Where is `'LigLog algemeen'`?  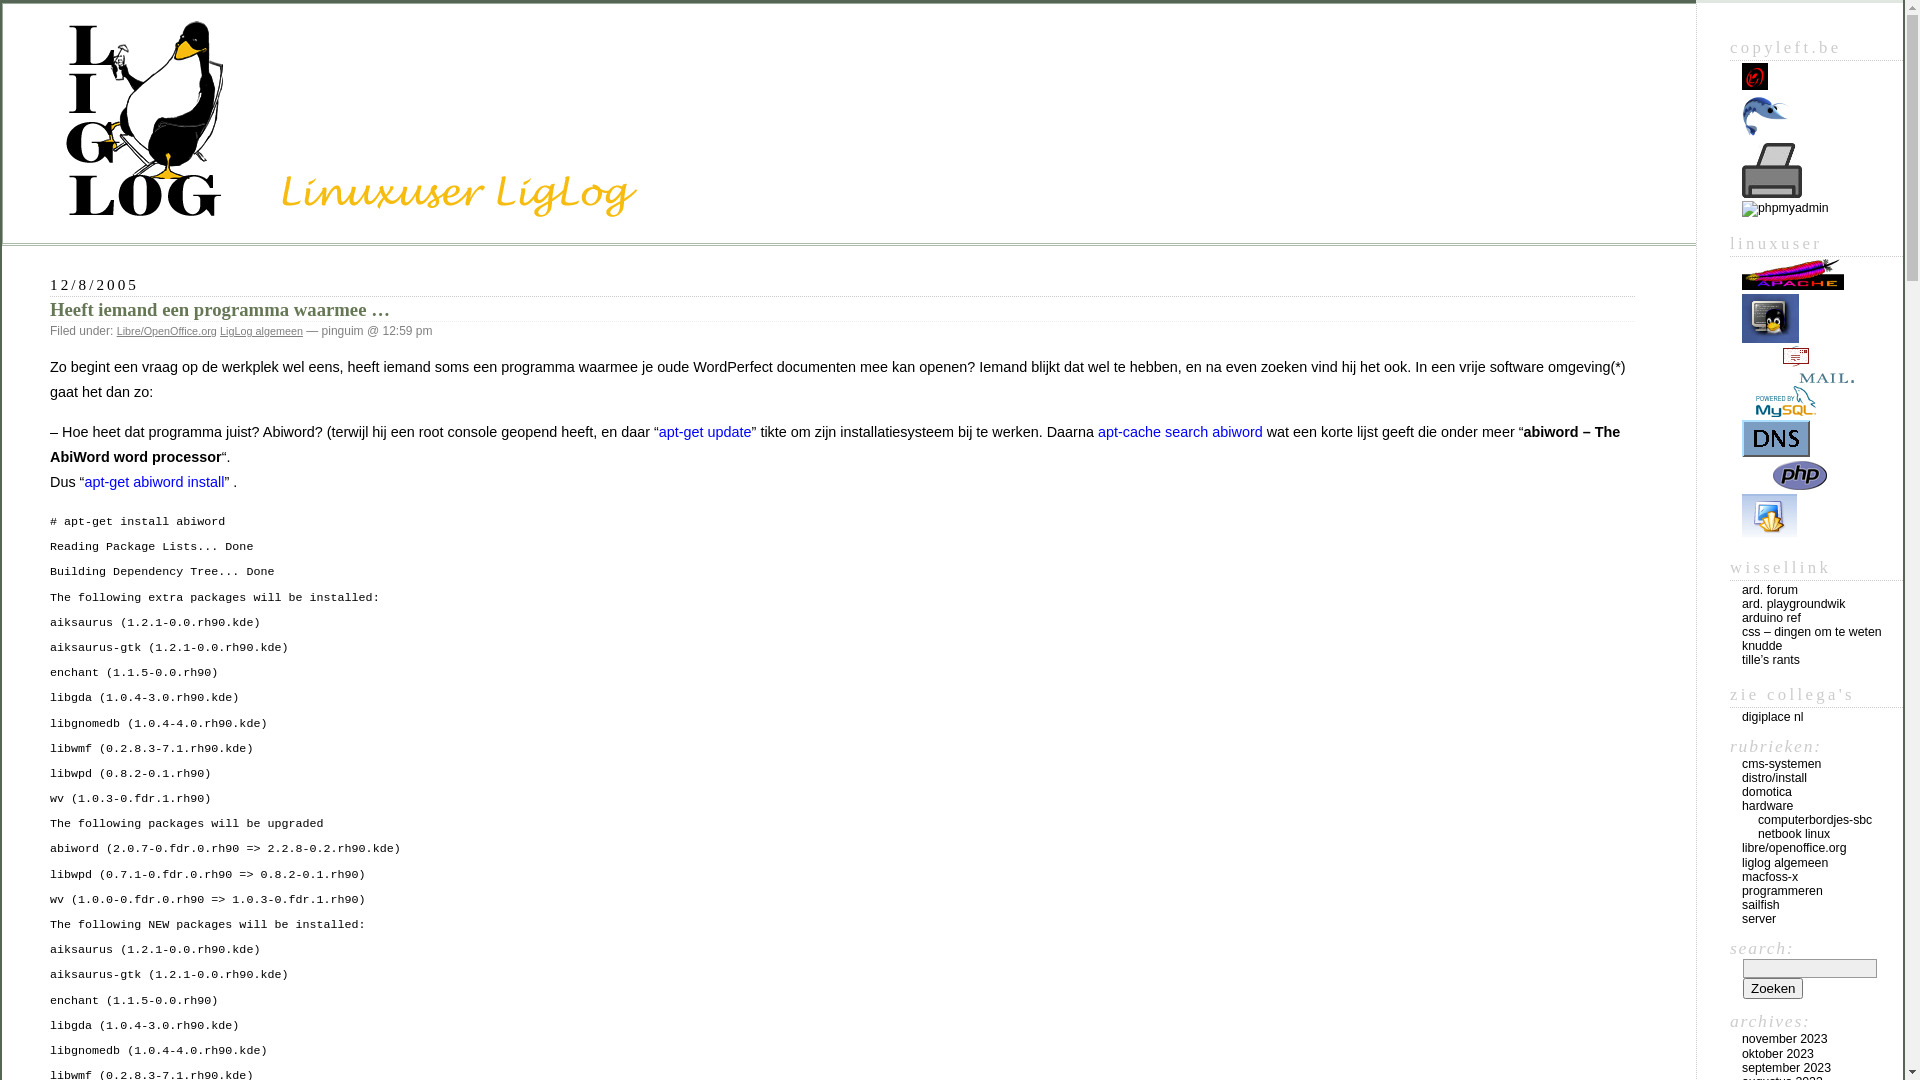 'LigLog algemeen' is located at coordinates (220, 330).